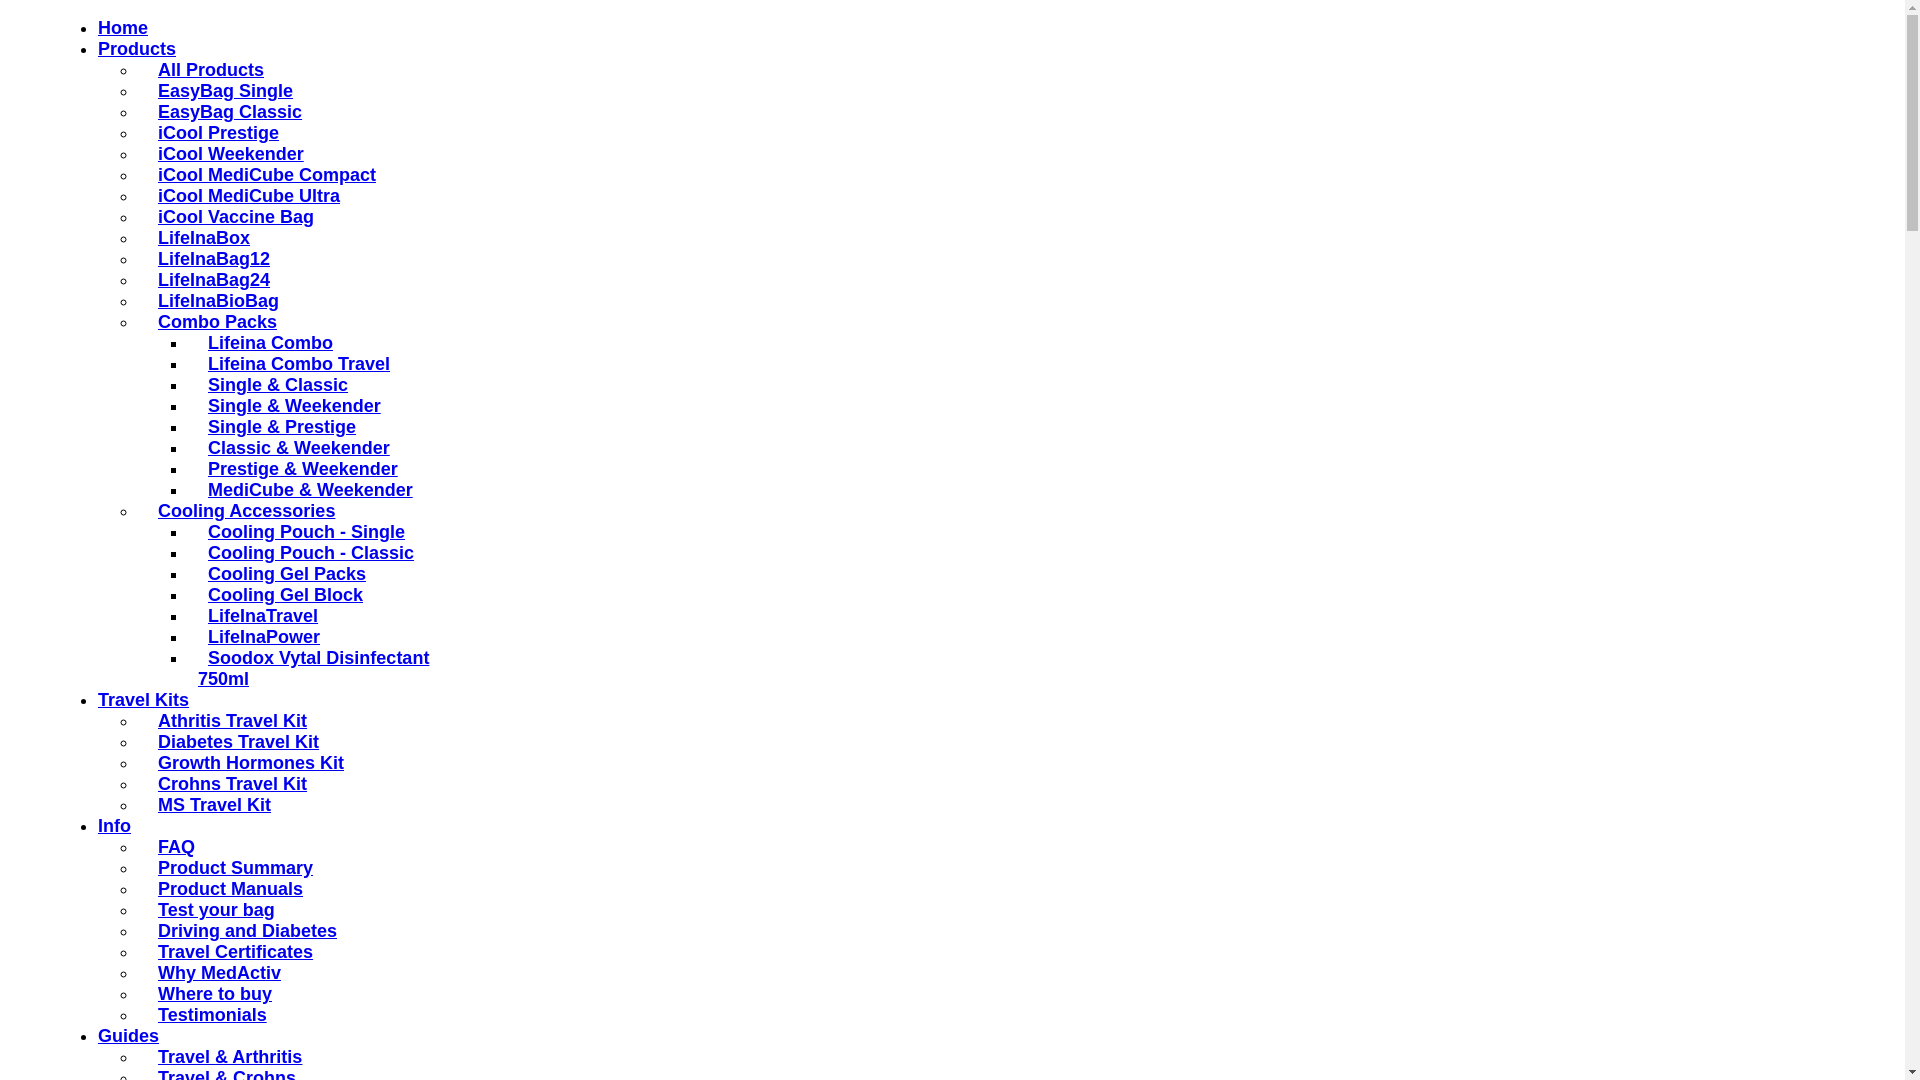 The height and width of the screenshot is (1080, 1920). What do you see at coordinates (198, 237) in the screenshot?
I see `'LifeInaBox'` at bounding box center [198, 237].